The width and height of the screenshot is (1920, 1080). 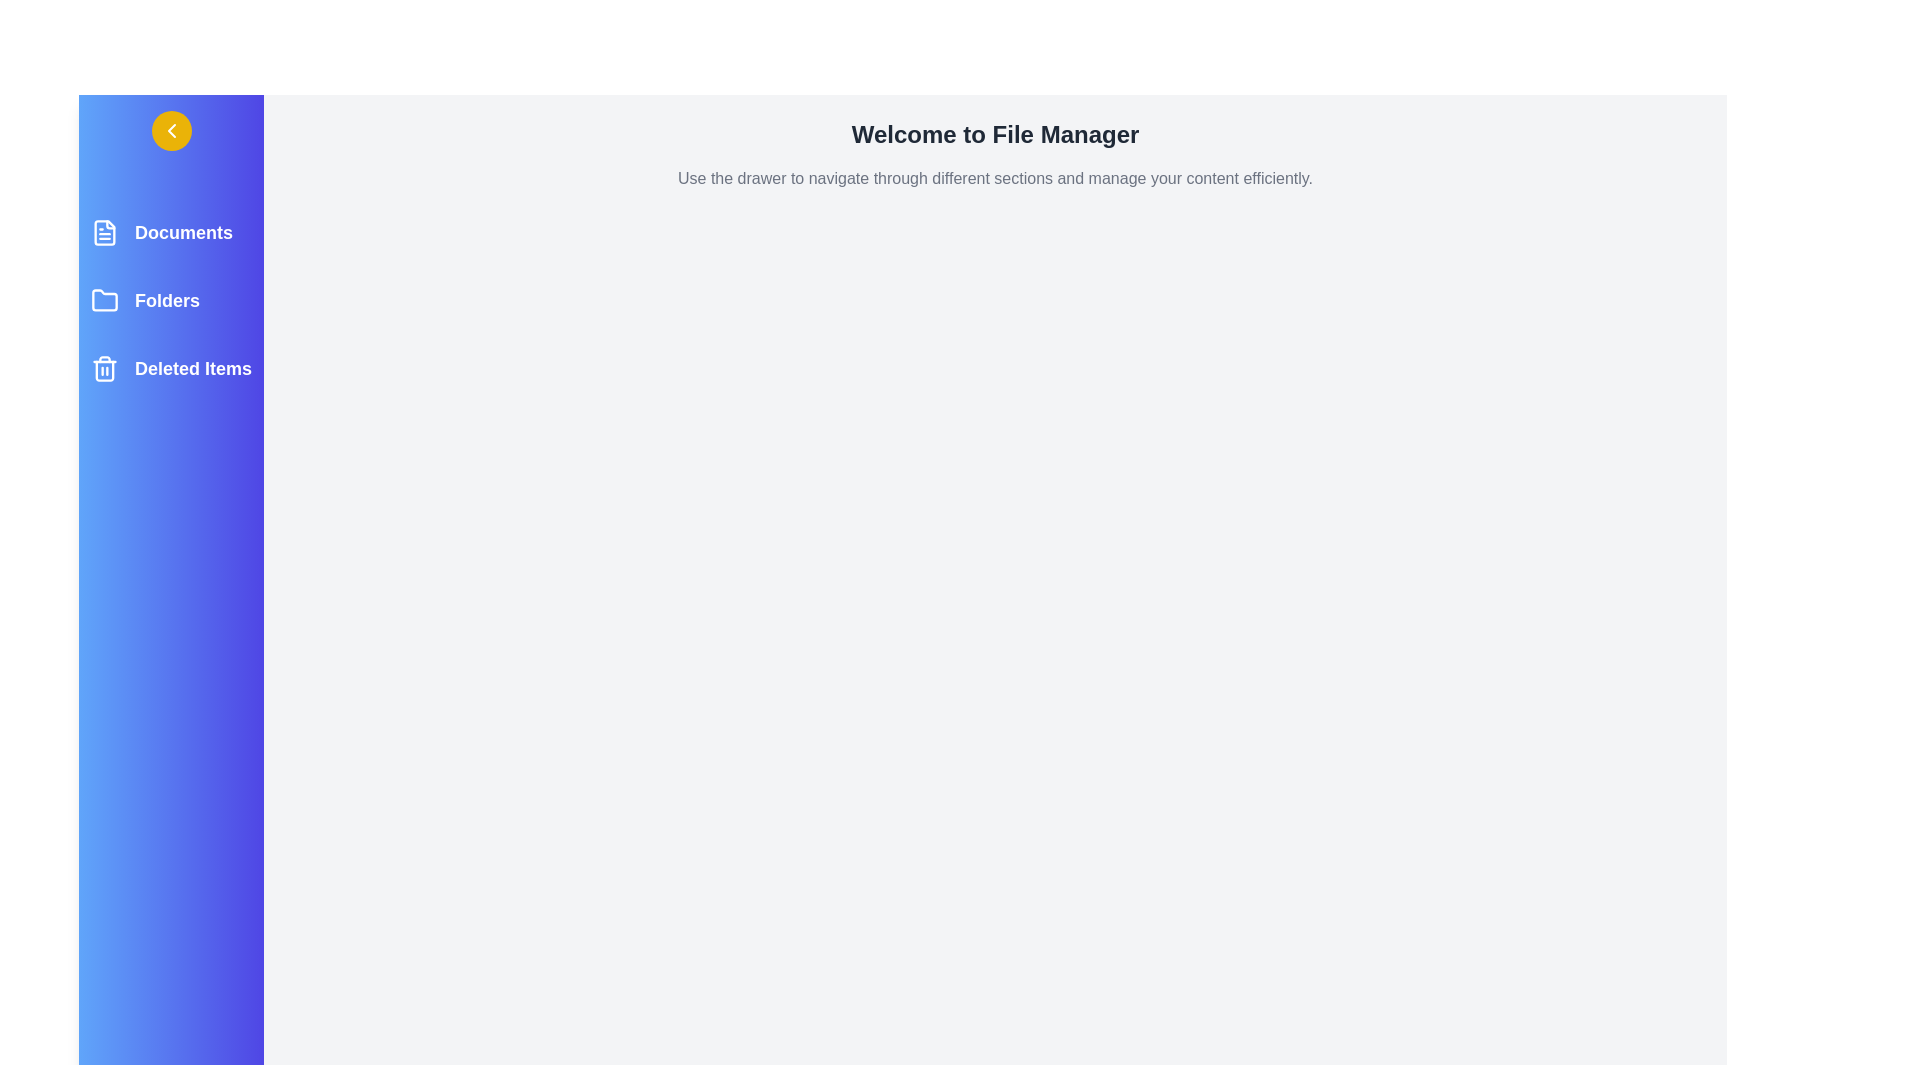 I want to click on the Documents section to highlight it, so click(x=171, y=231).